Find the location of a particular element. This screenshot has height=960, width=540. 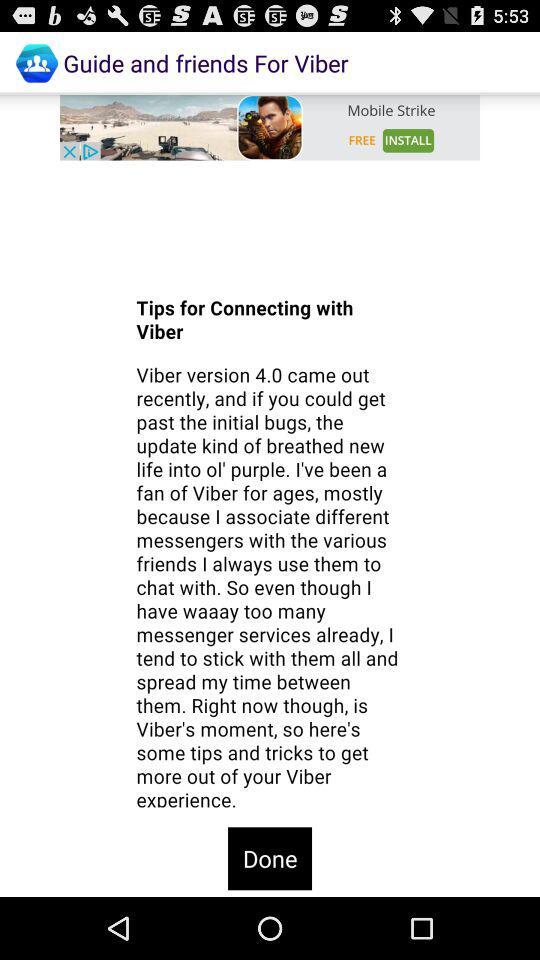

advertisement is located at coordinates (270, 126).